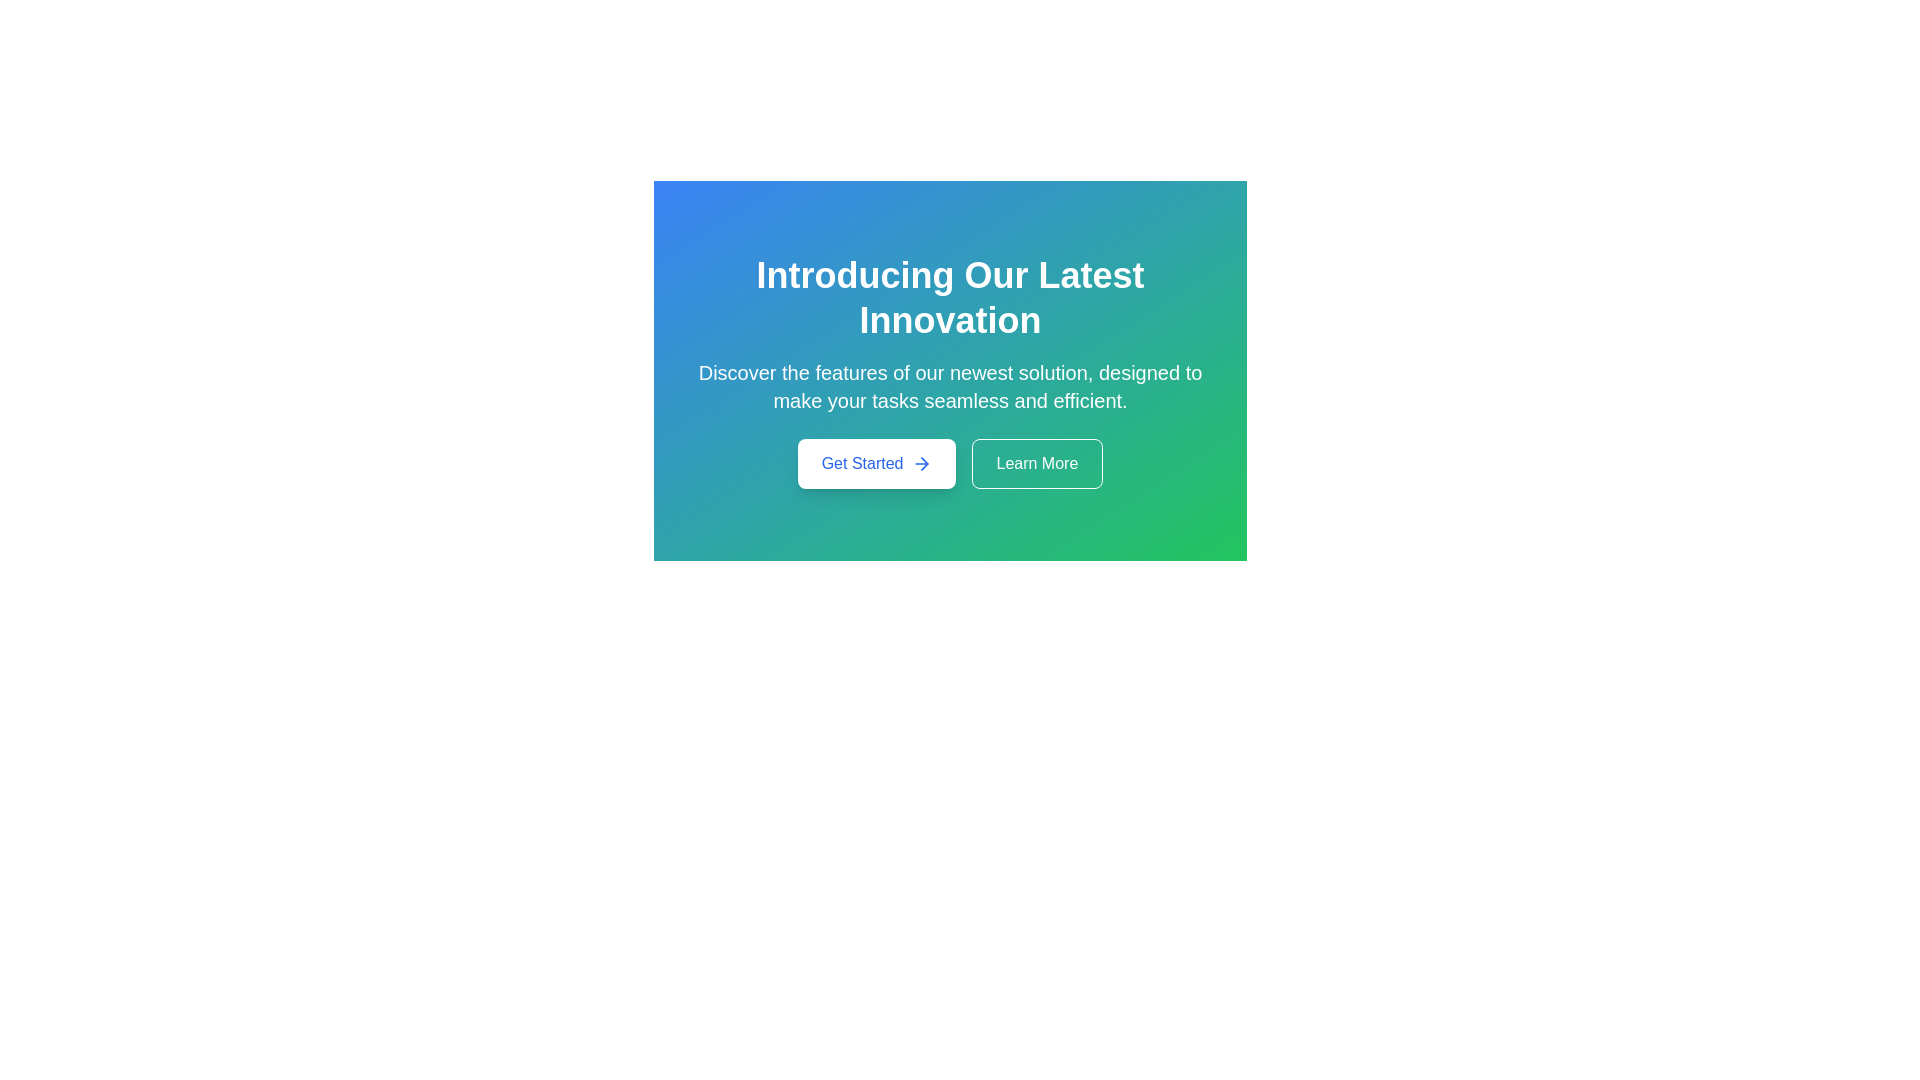  What do you see at coordinates (1037, 463) in the screenshot?
I see `the 'Learn More' button, which is a rectangular button with rounded corners and white text, to observe the styling changes such as the blue background` at bounding box center [1037, 463].